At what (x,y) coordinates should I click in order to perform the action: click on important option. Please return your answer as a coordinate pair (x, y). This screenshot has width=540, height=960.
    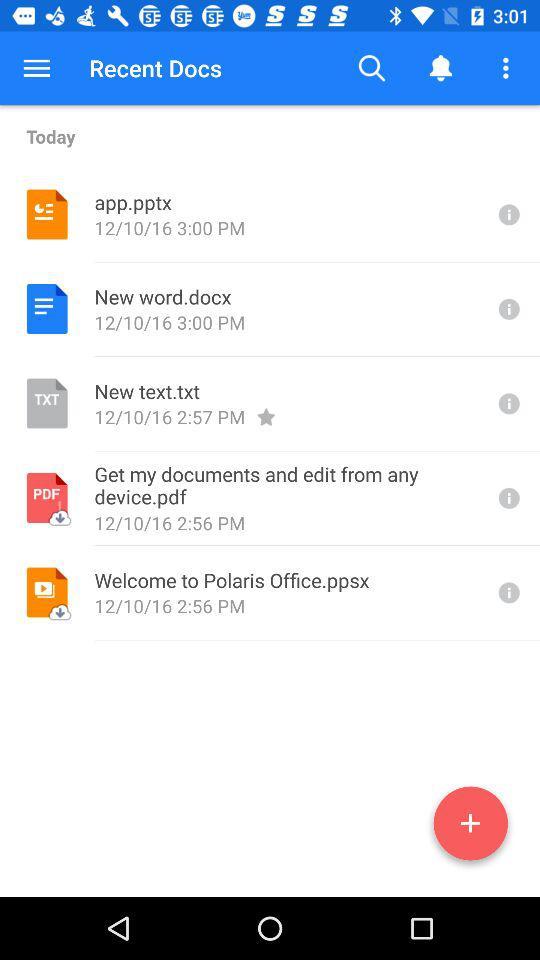
    Looking at the image, I should click on (507, 497).